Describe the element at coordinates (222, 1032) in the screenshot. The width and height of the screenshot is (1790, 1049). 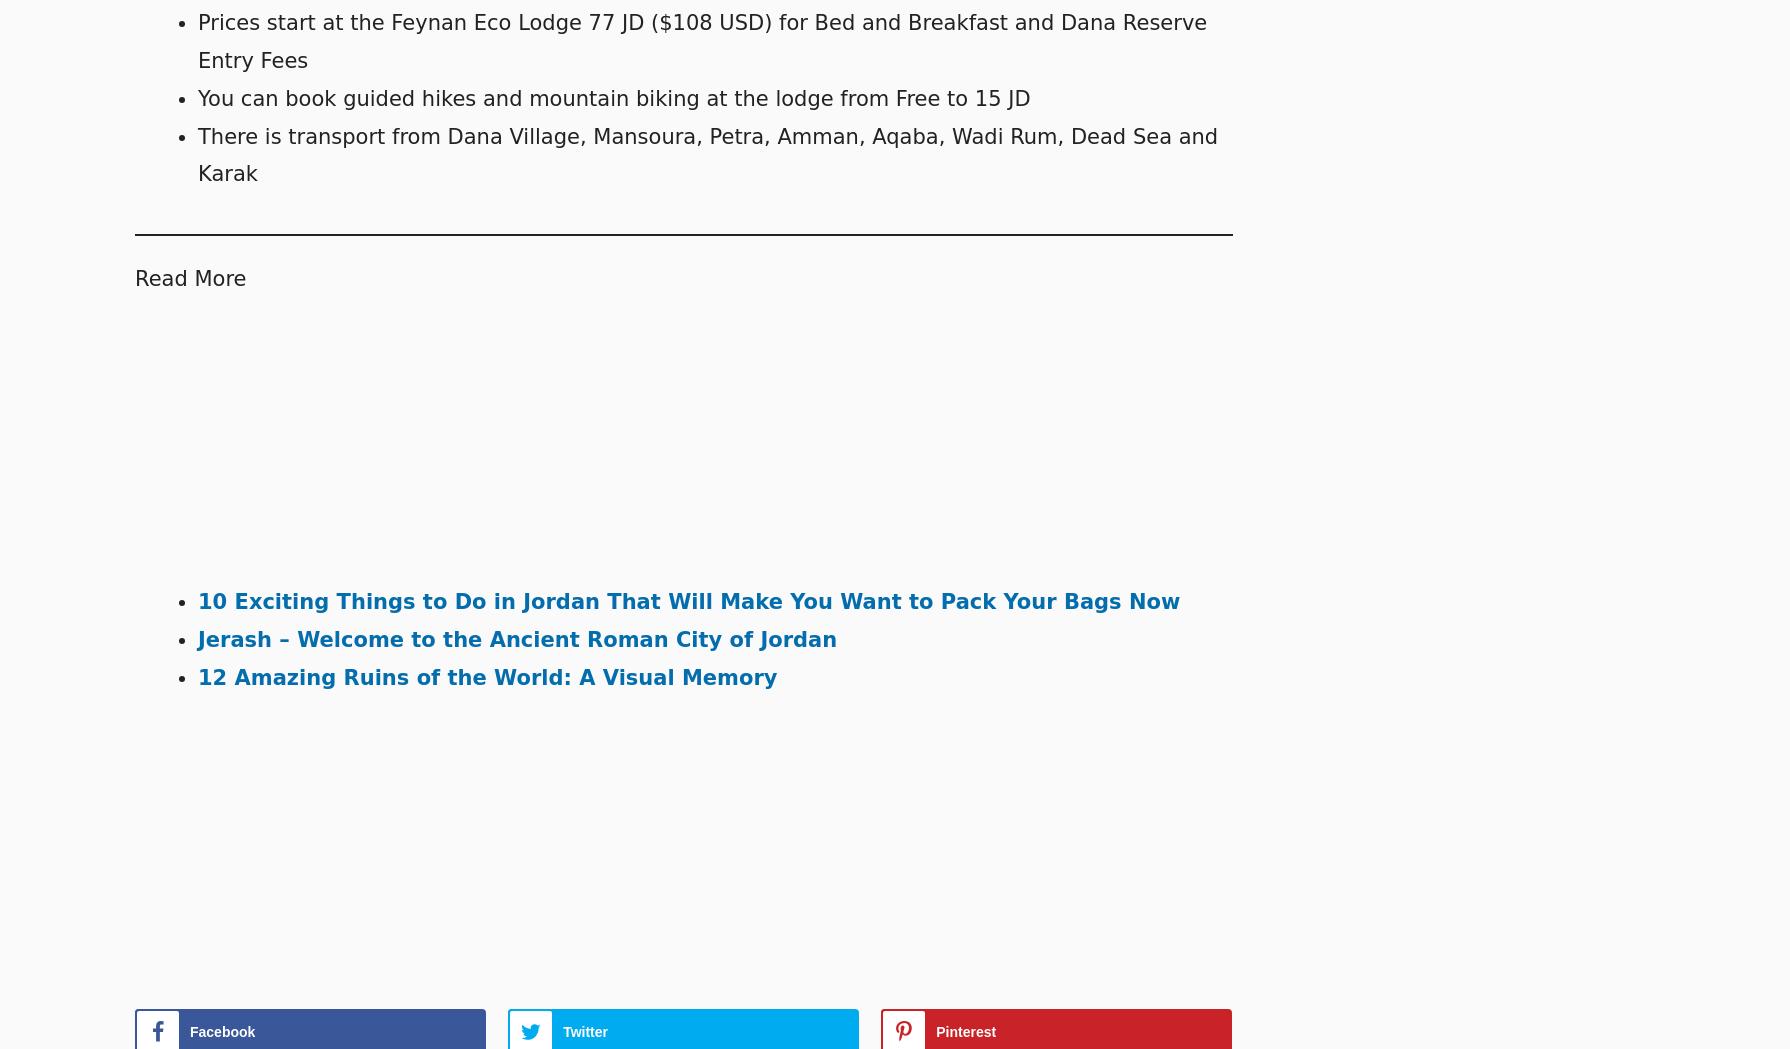
I see `'Facebook'` at that location.